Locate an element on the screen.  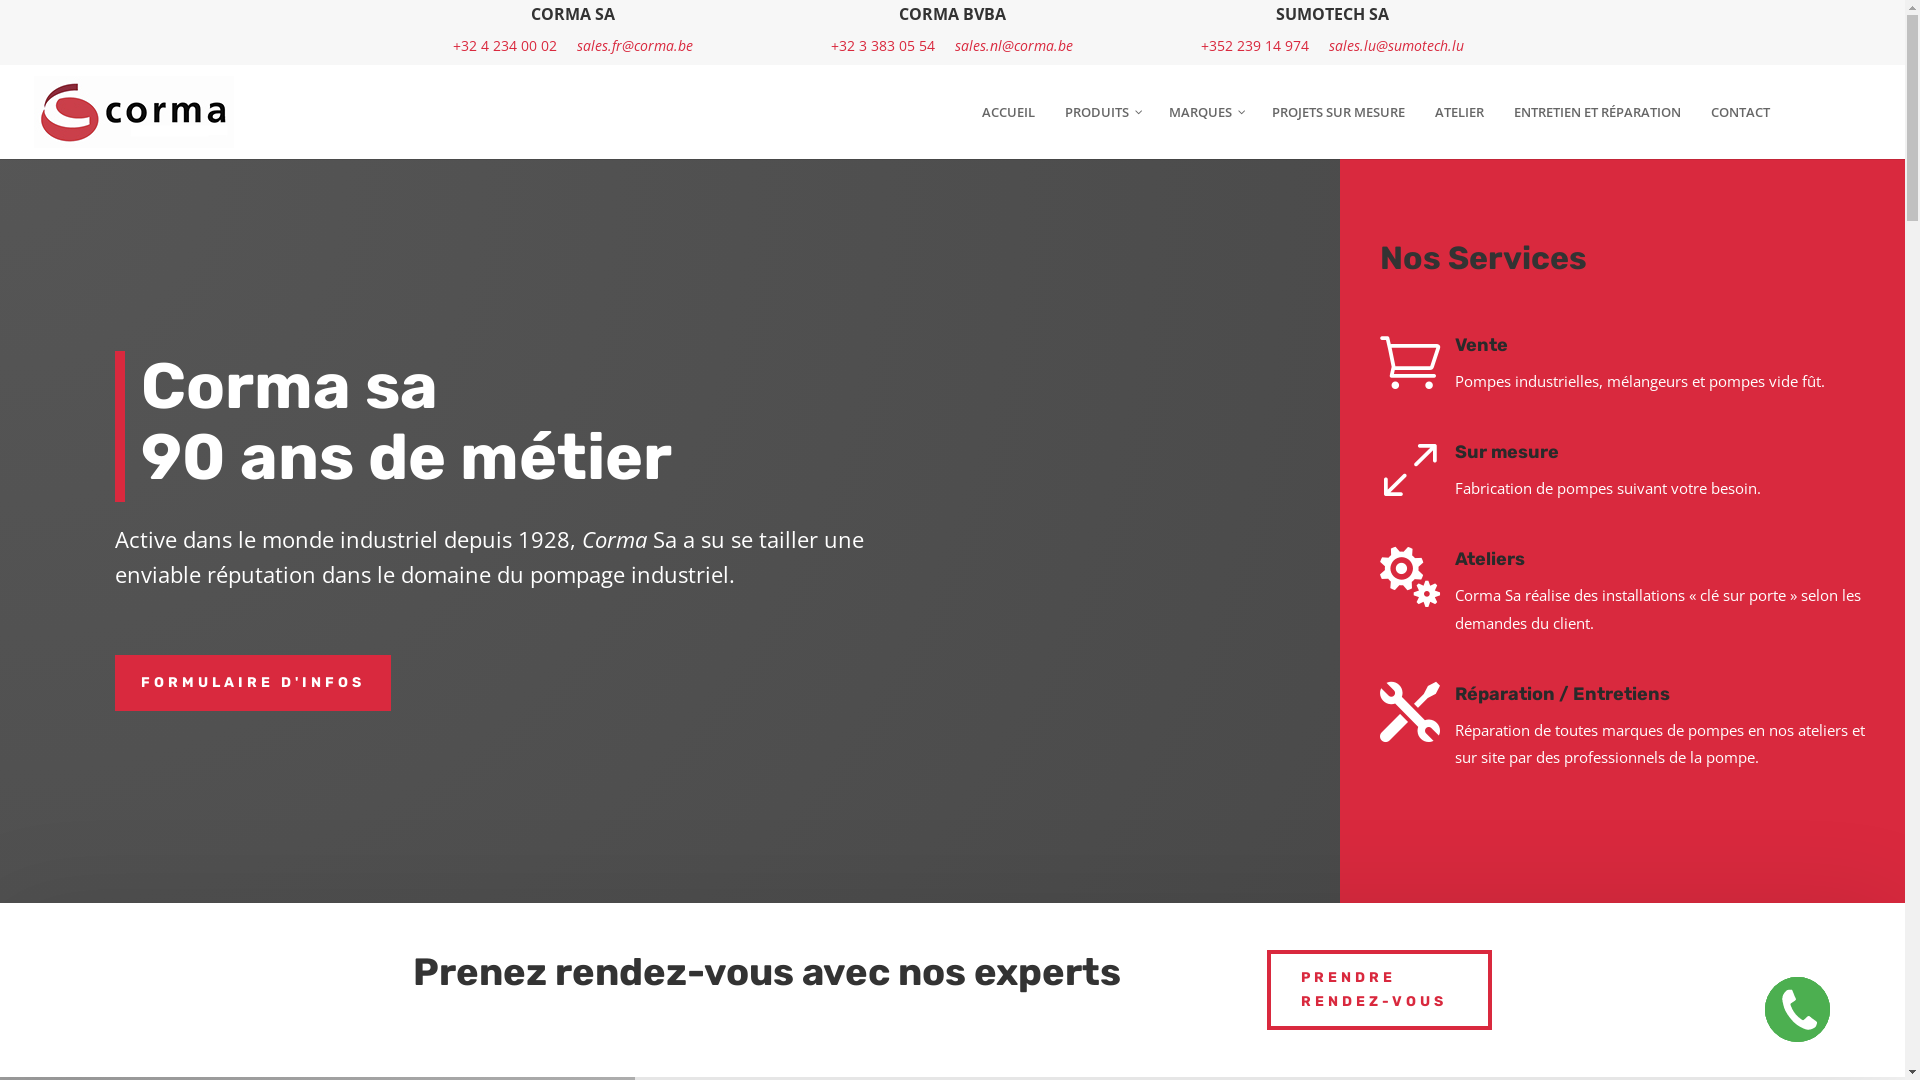
'PRODUITS' is located at coordinates (1049, 128).